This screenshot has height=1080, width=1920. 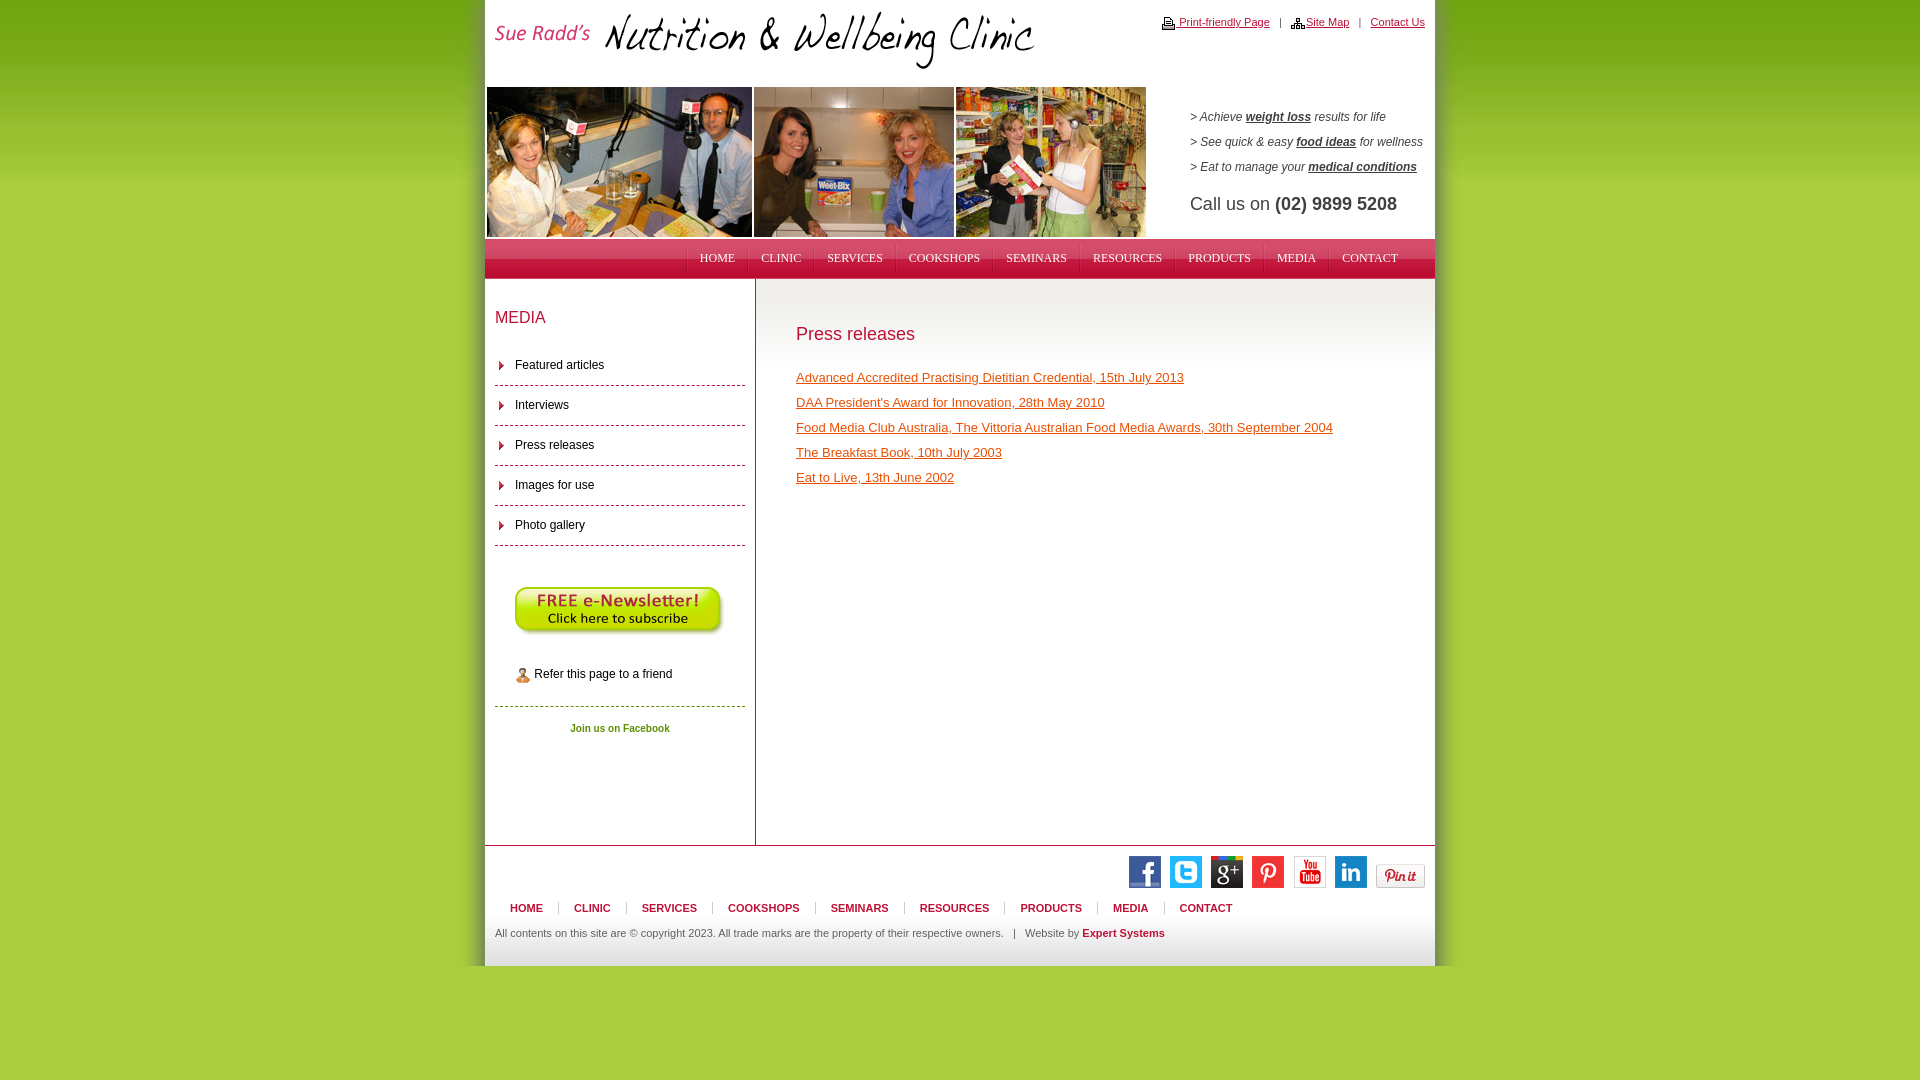 What do you see at coordinates (1396, 22) in the screenshot?
I see `'Contact Us'` at bounding box center [1396, 22].